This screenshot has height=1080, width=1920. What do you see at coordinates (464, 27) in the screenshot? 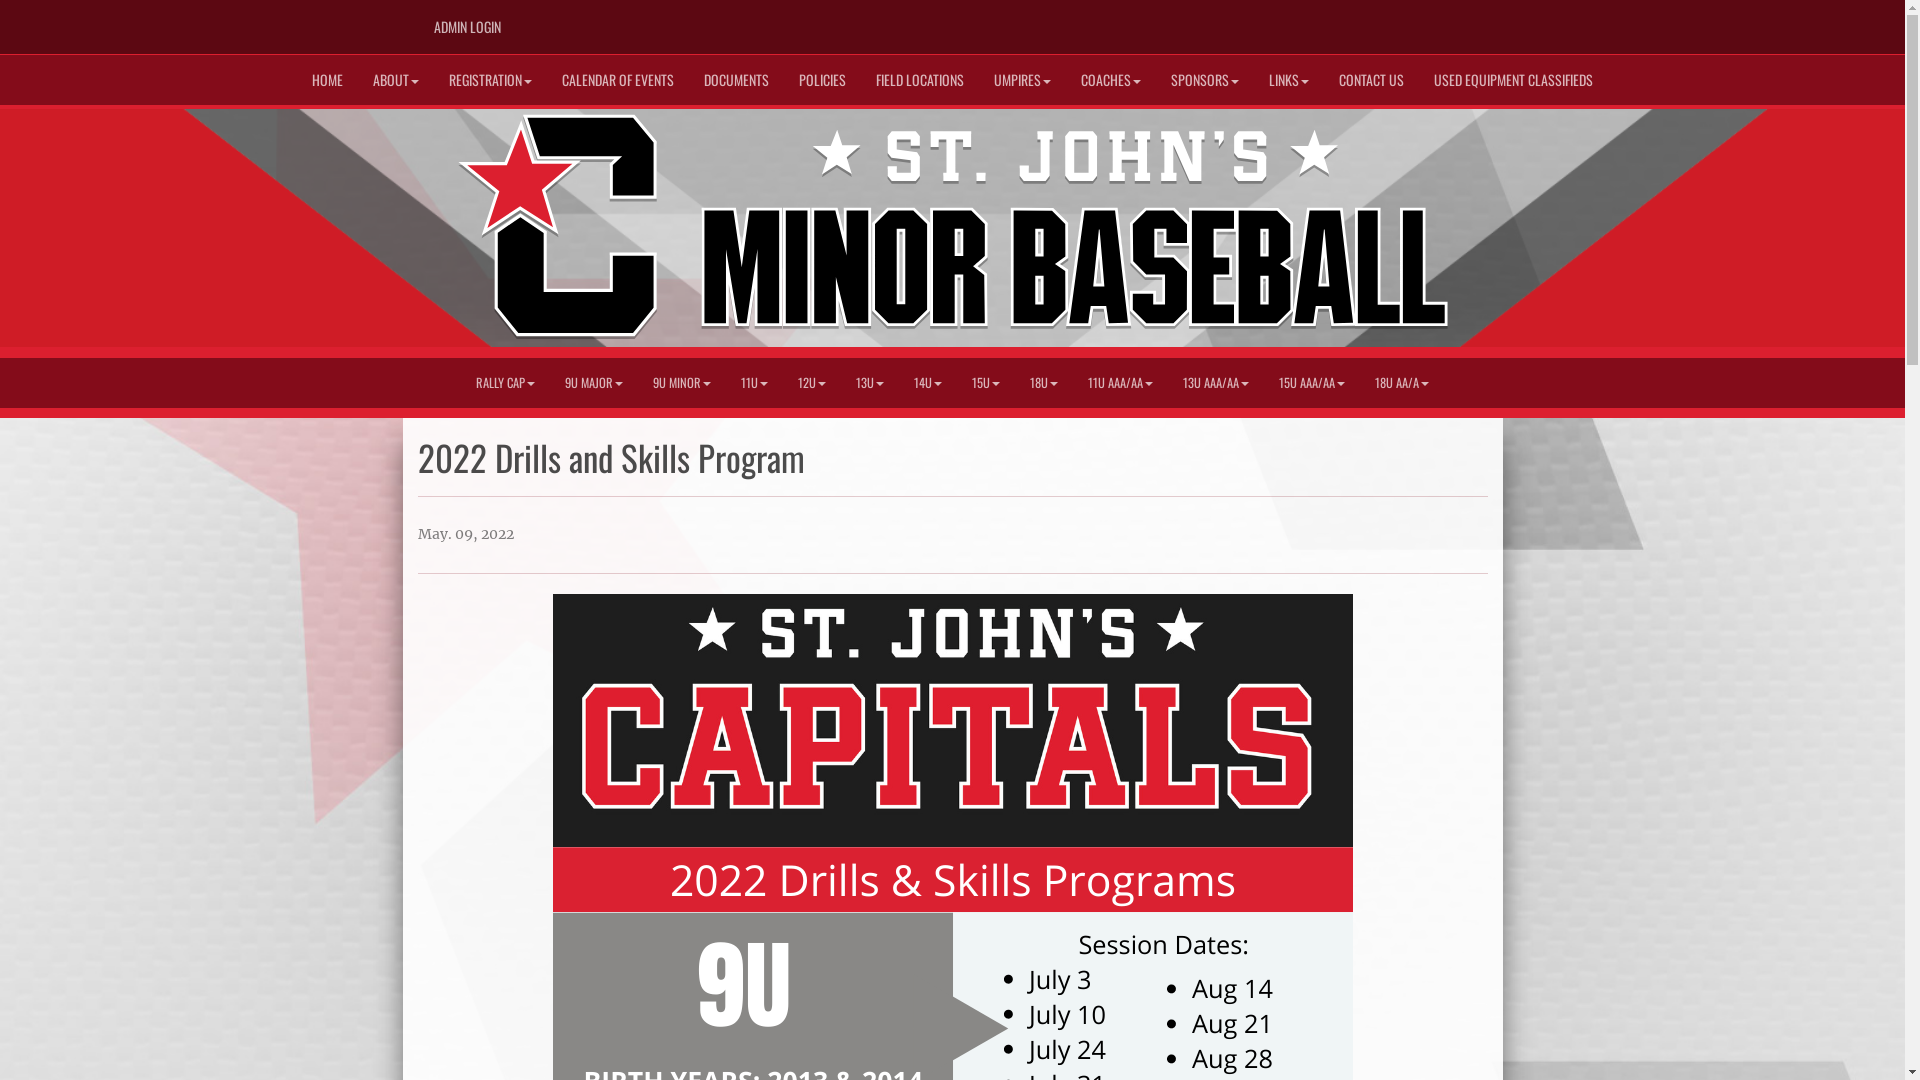
I see `' ADMIN LOGIN` at bounding box center [464, 27].